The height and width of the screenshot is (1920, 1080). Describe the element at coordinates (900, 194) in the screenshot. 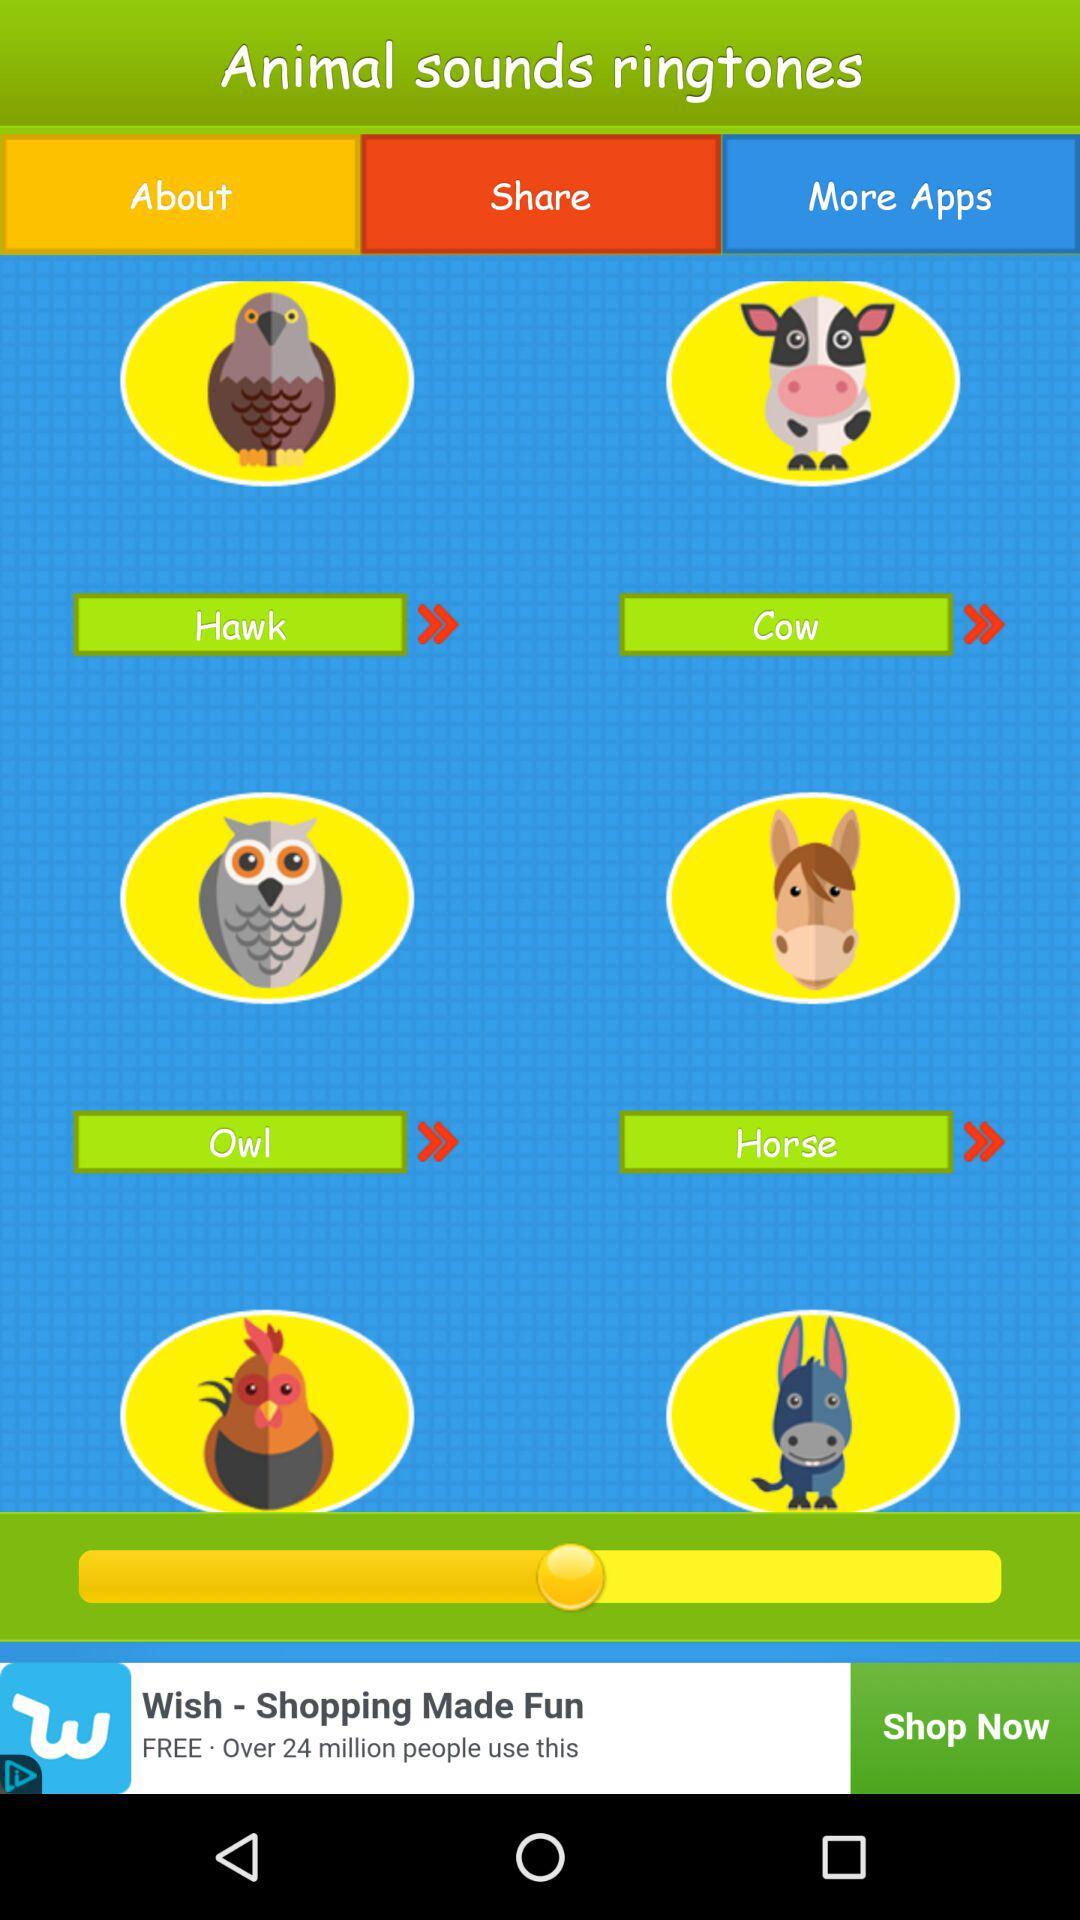

I see `more apps icon` at that location.